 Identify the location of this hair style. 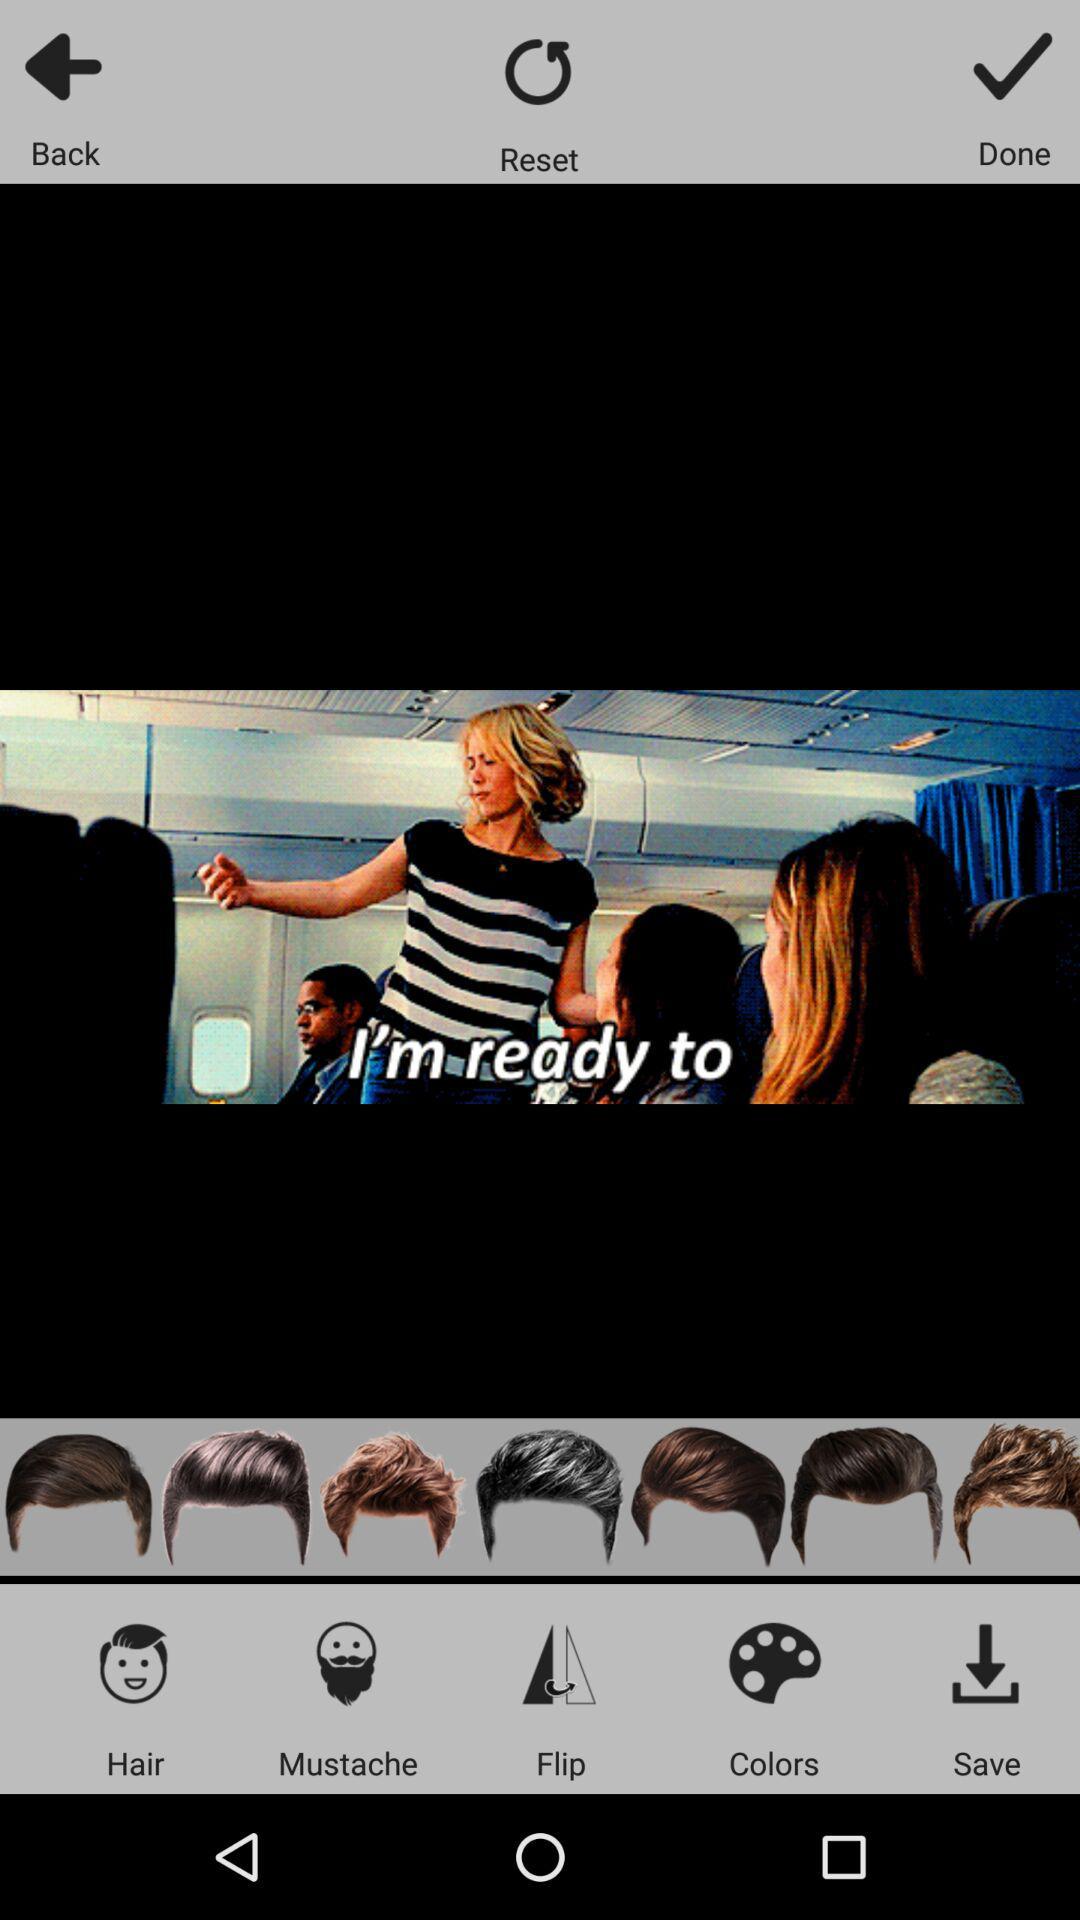
(707, 1497).